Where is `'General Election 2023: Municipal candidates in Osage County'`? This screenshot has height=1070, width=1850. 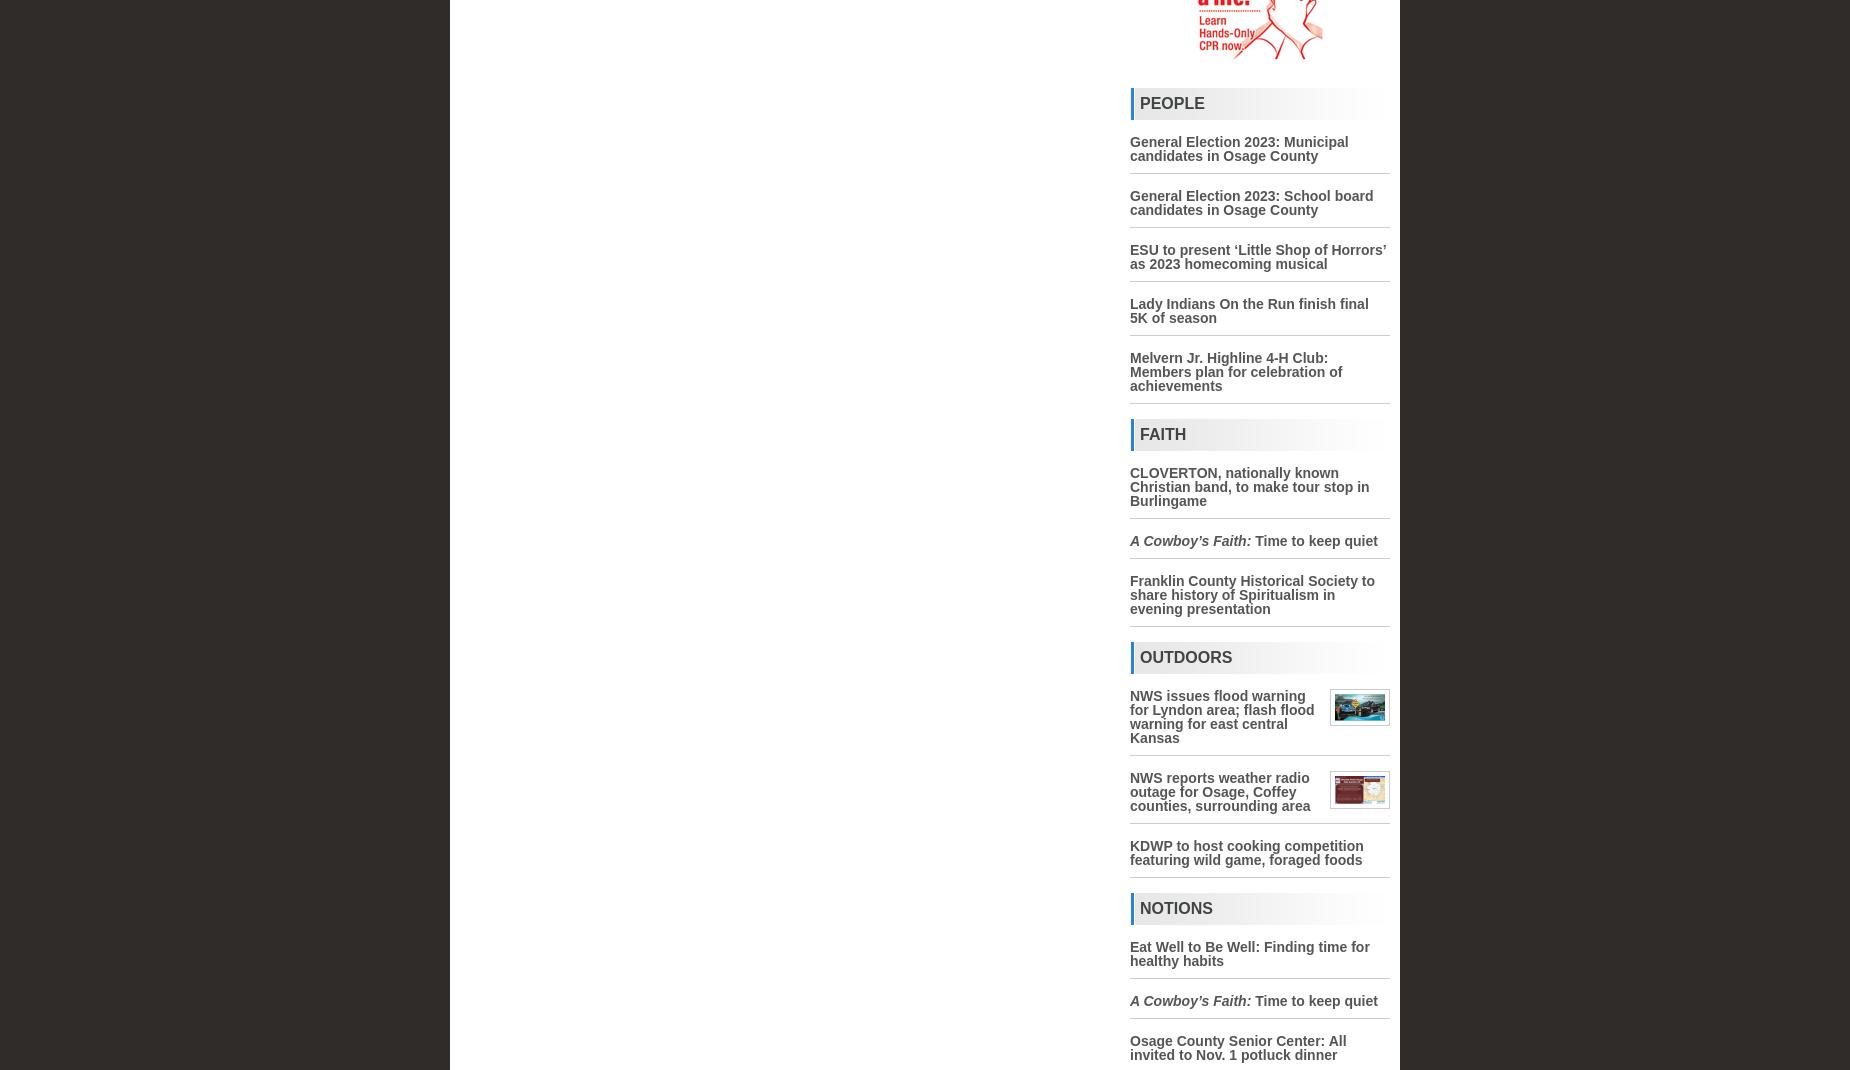 'General Election 2023: Municipal candidates in Osage County' is located at coordinates (1237, 149).